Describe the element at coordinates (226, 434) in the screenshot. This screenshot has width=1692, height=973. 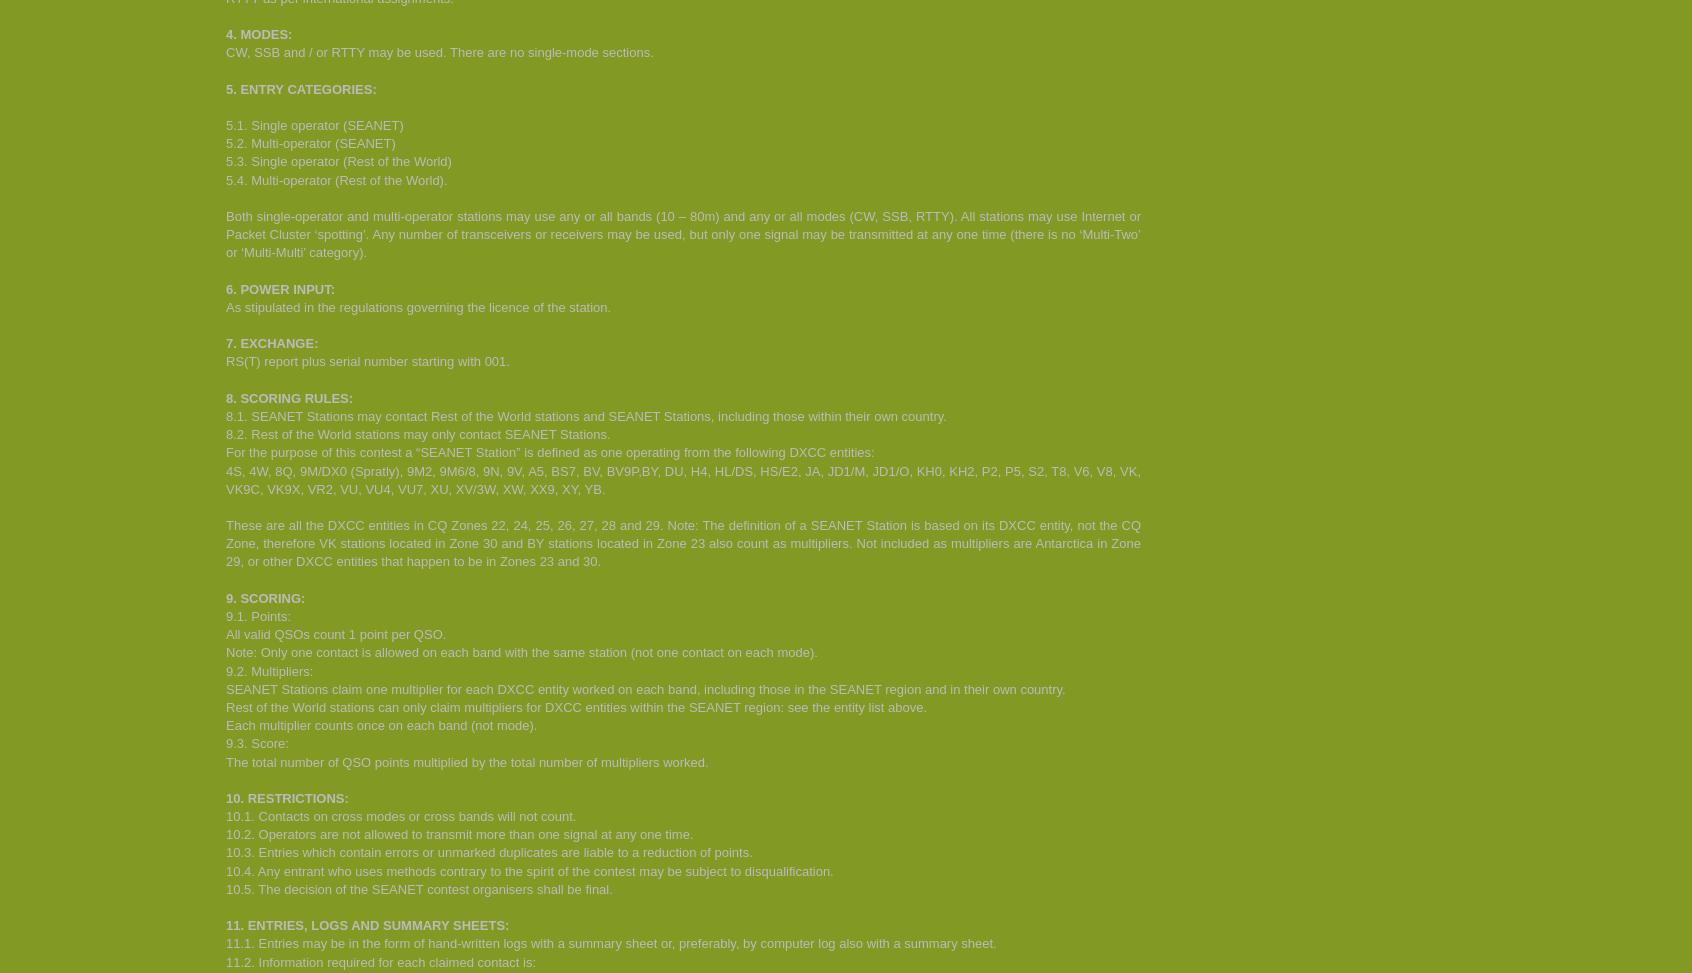
I see `'8.2. Rest of the World stations may only contact SEANET Stations.'` at that location.